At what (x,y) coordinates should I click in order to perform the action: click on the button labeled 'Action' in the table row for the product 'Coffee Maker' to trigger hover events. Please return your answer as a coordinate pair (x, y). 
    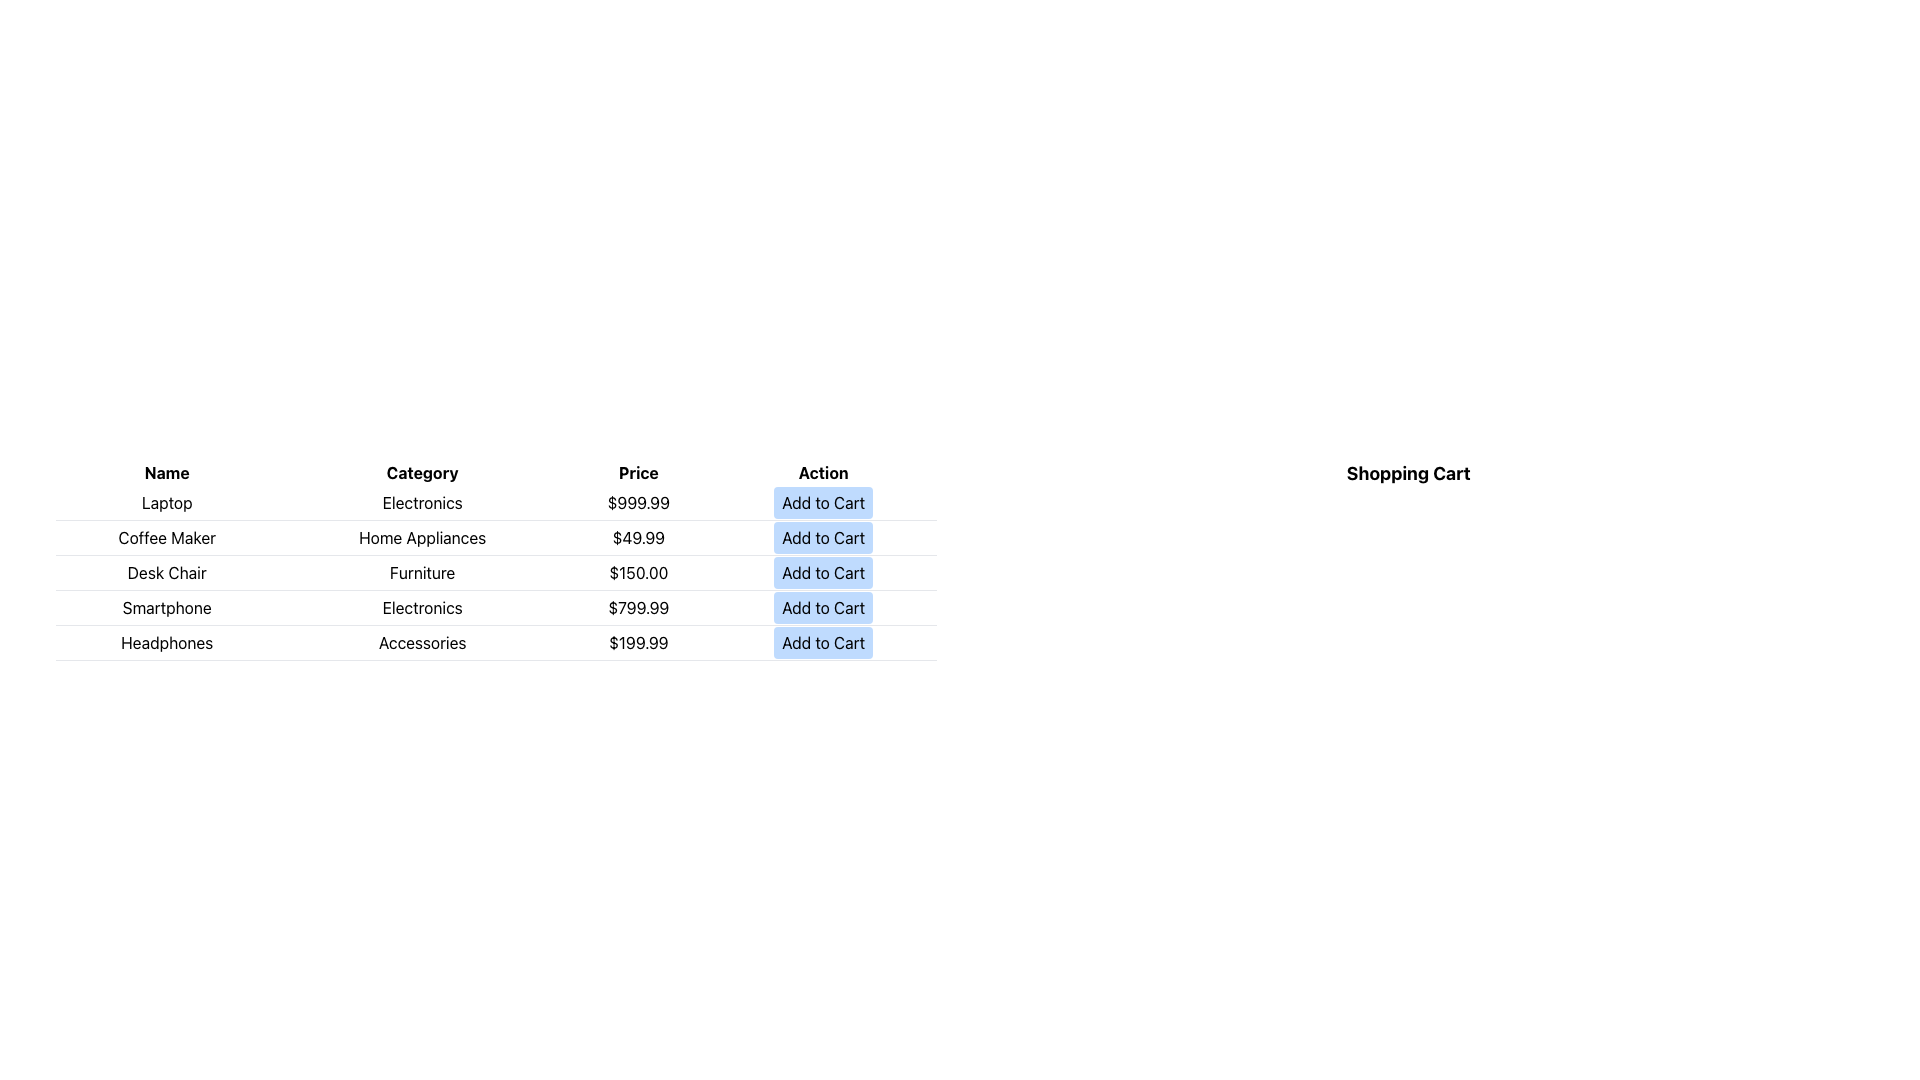
    Looking at the image, I should click on (823, 536).